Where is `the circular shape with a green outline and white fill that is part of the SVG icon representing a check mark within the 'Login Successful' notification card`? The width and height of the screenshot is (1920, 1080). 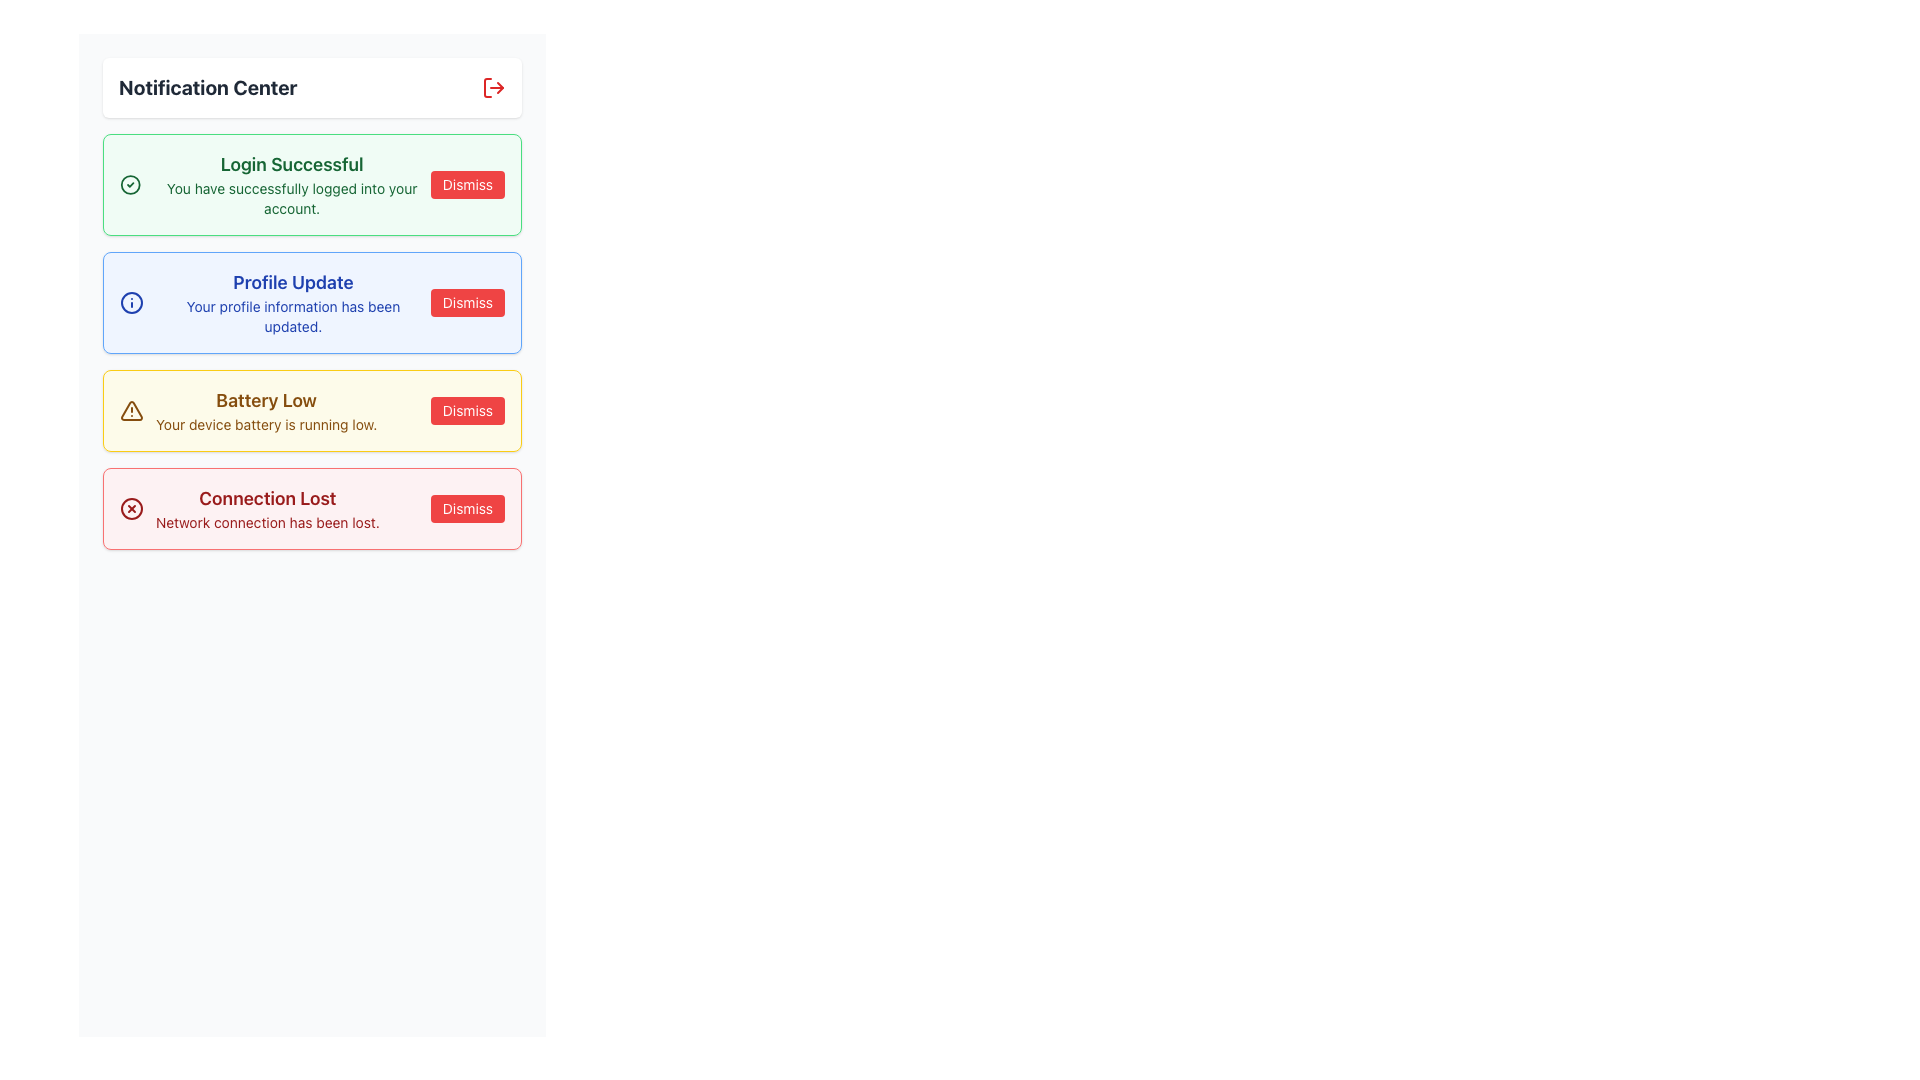 the circular shape with a green outline and white fill that is part of the SVG icon representing a check mark within the 'Login Successful' notification card is located at coordinates (129, 185).